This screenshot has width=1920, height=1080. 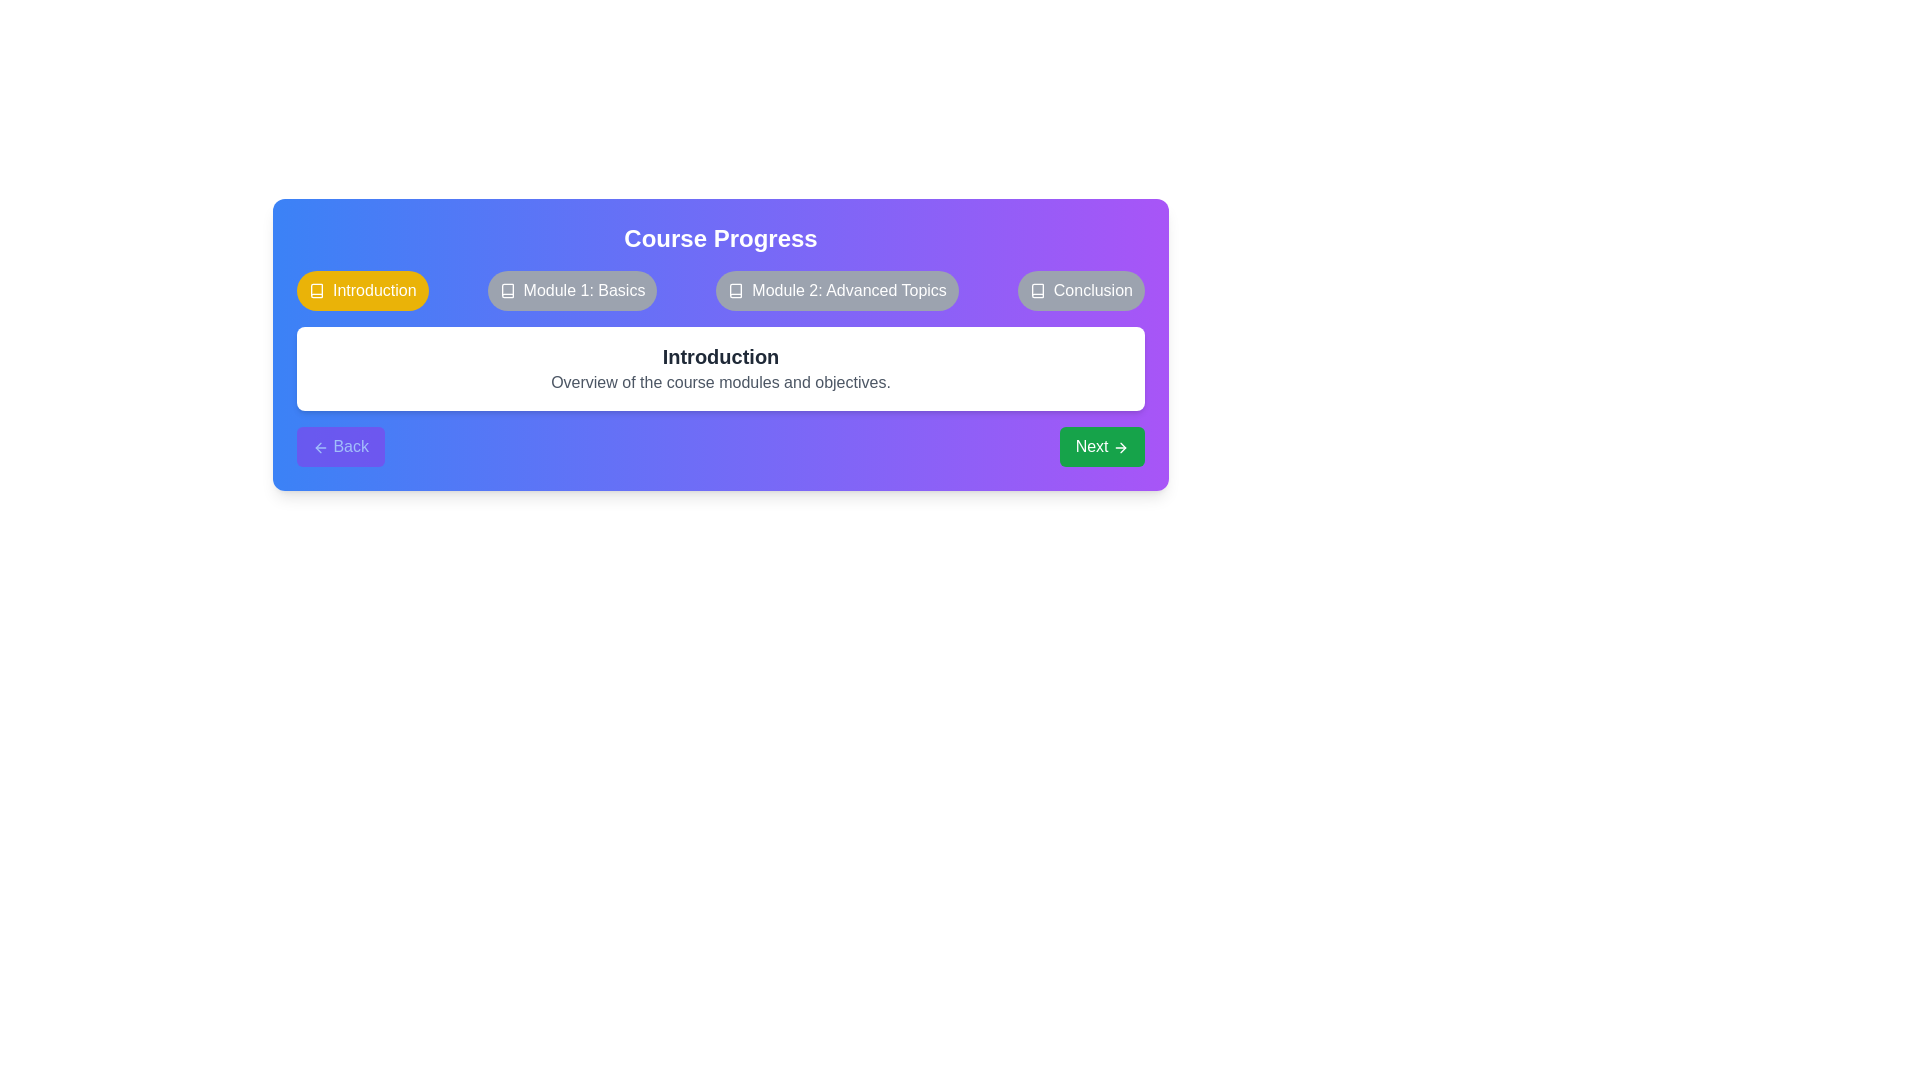 I want to click on the course step Introduction by clicking on its associated button, so click(x=362, y=290).